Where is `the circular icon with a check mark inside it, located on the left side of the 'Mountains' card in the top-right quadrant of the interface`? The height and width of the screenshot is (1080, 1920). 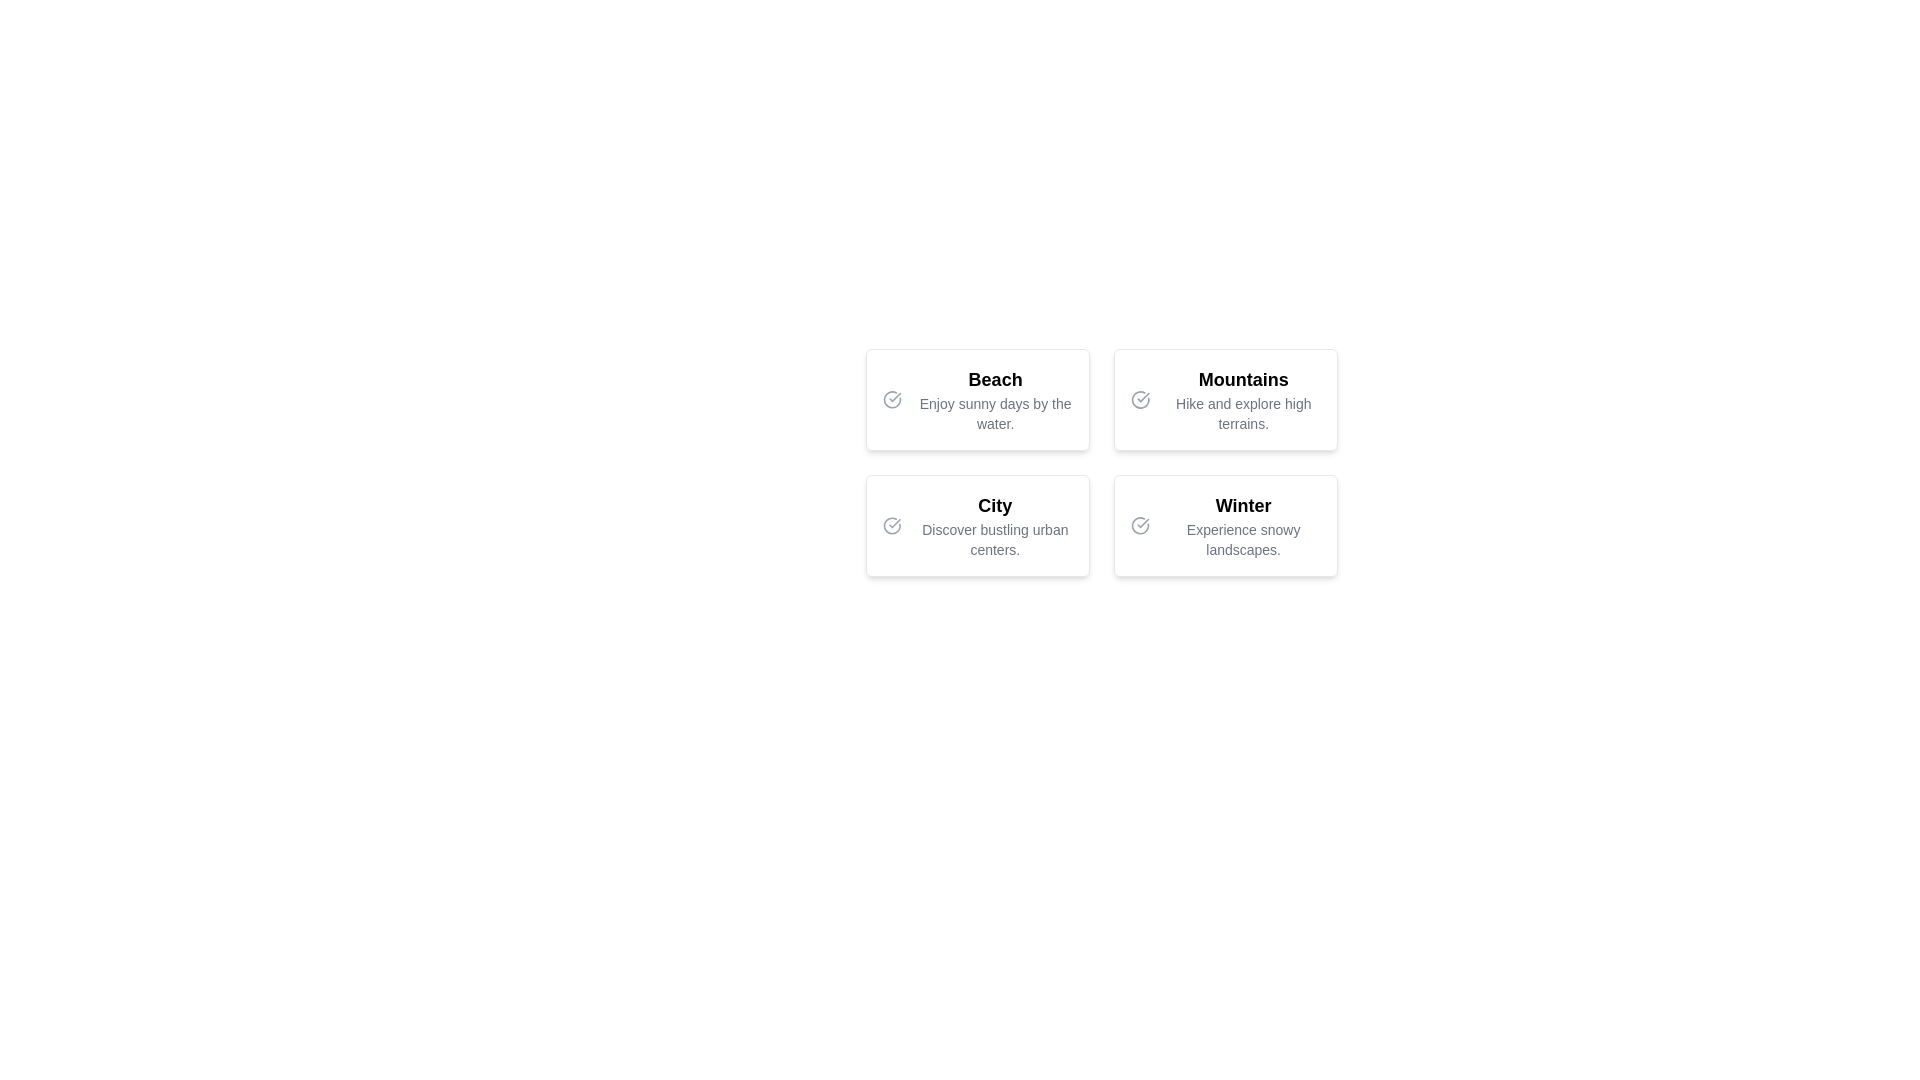
the circular icon with a check mark inside it, located on the left side of the 'Mountains' card in the top-right quadrant of the interface is located at coordinates (1140, 400).